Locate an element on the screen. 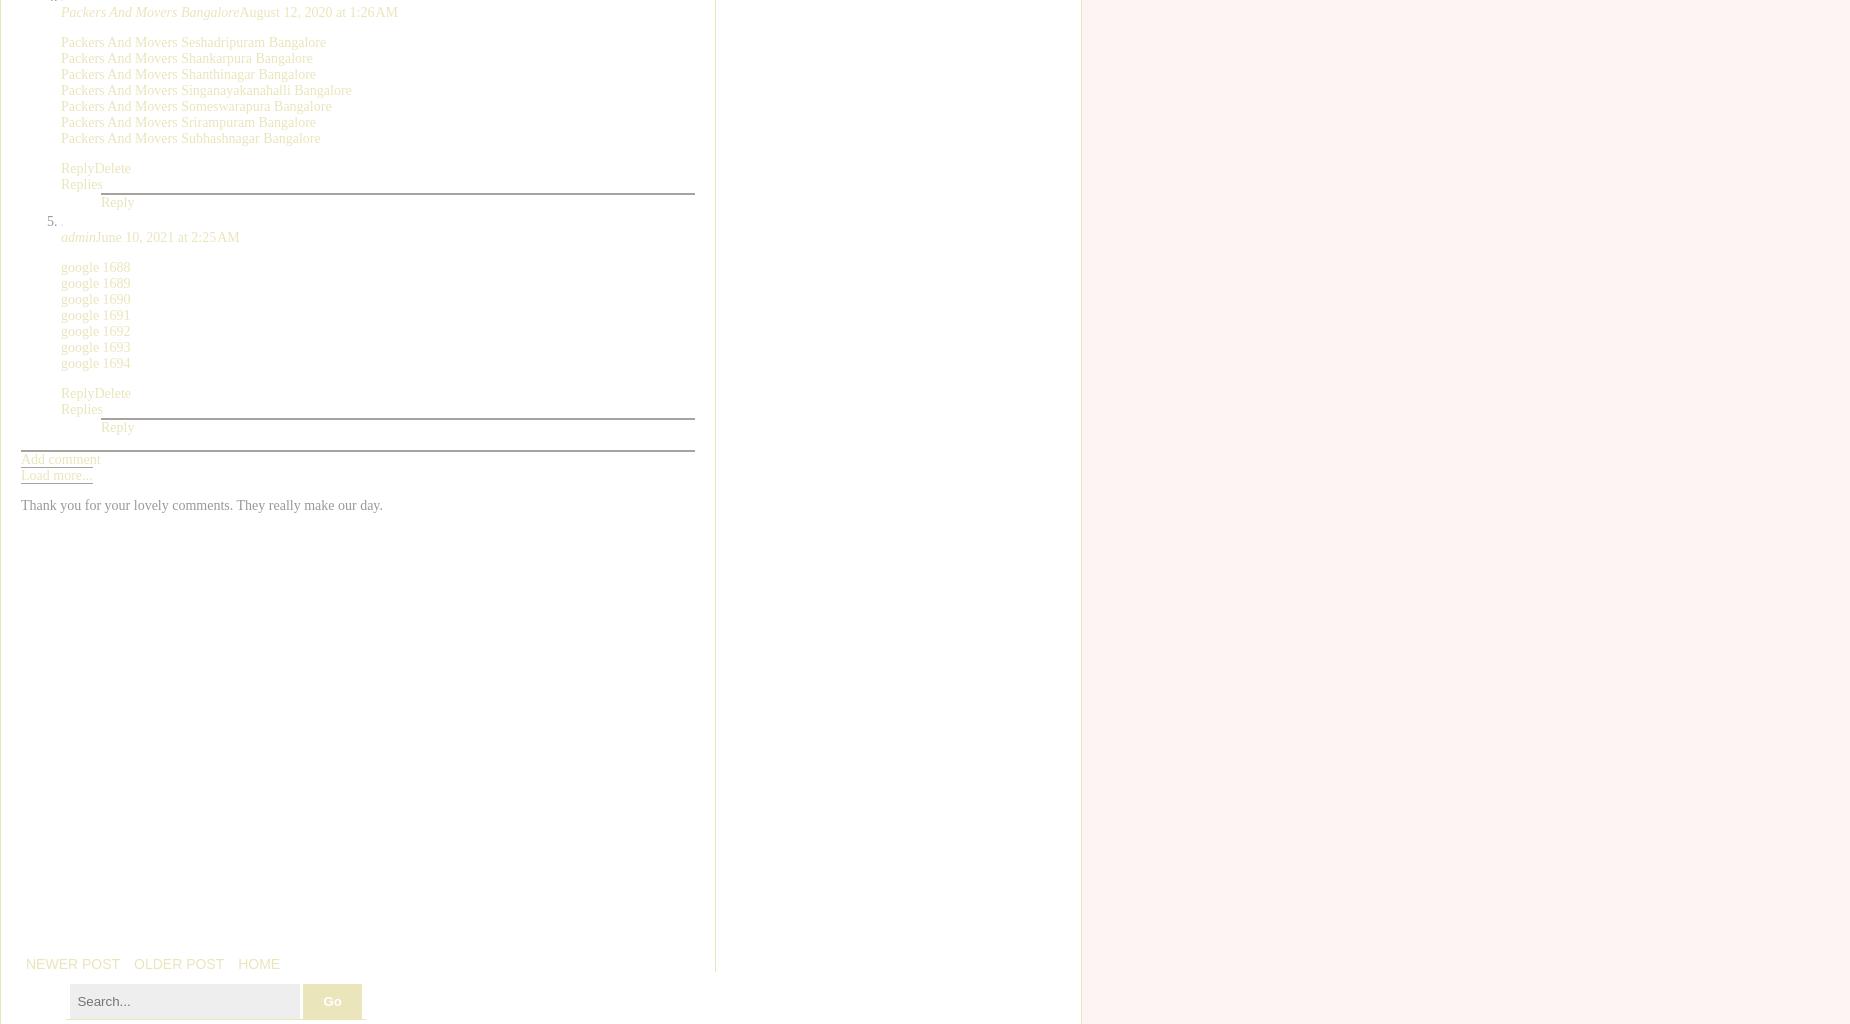  'Packers And Movers Shanthinagar Bangalore' is located at coordinates (187, 73).